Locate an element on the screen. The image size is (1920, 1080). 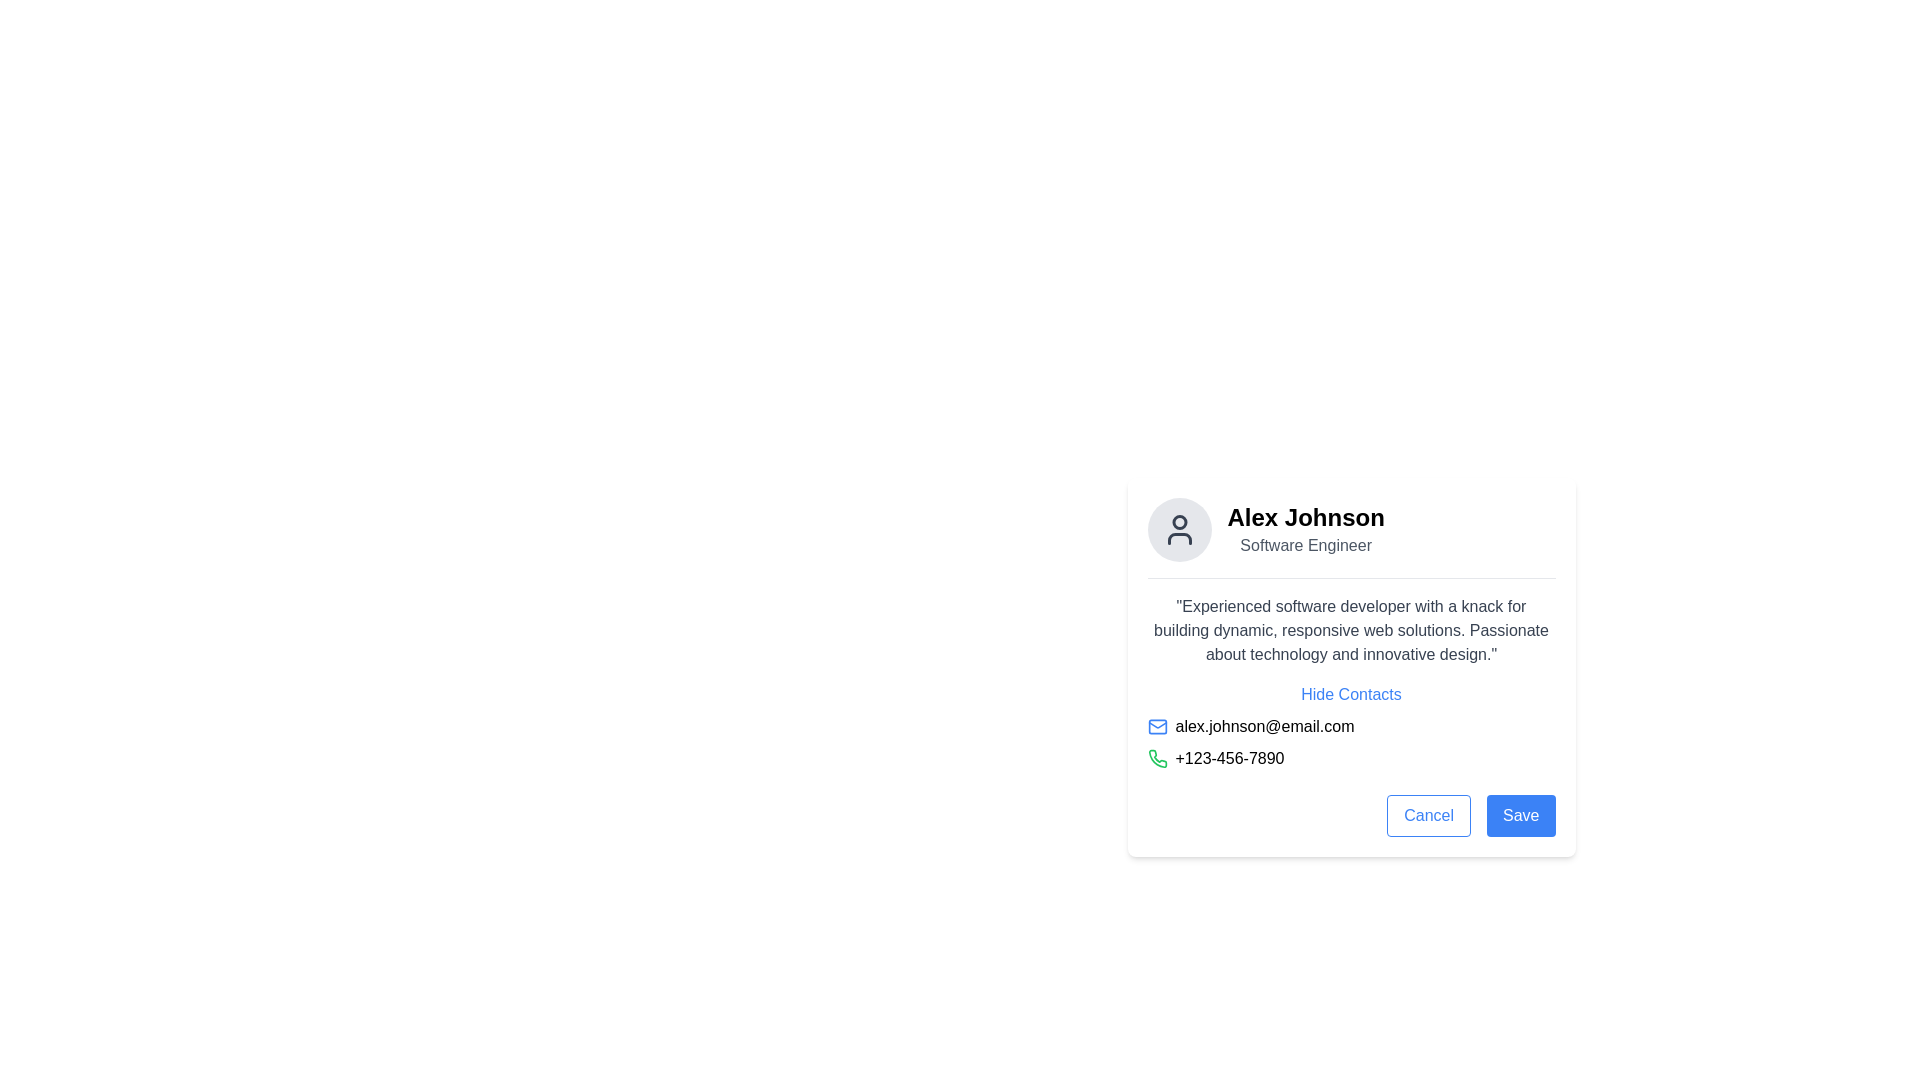
the user's profile image icon located at the top-center of the user profile card is located at coordinates (1179, 528).